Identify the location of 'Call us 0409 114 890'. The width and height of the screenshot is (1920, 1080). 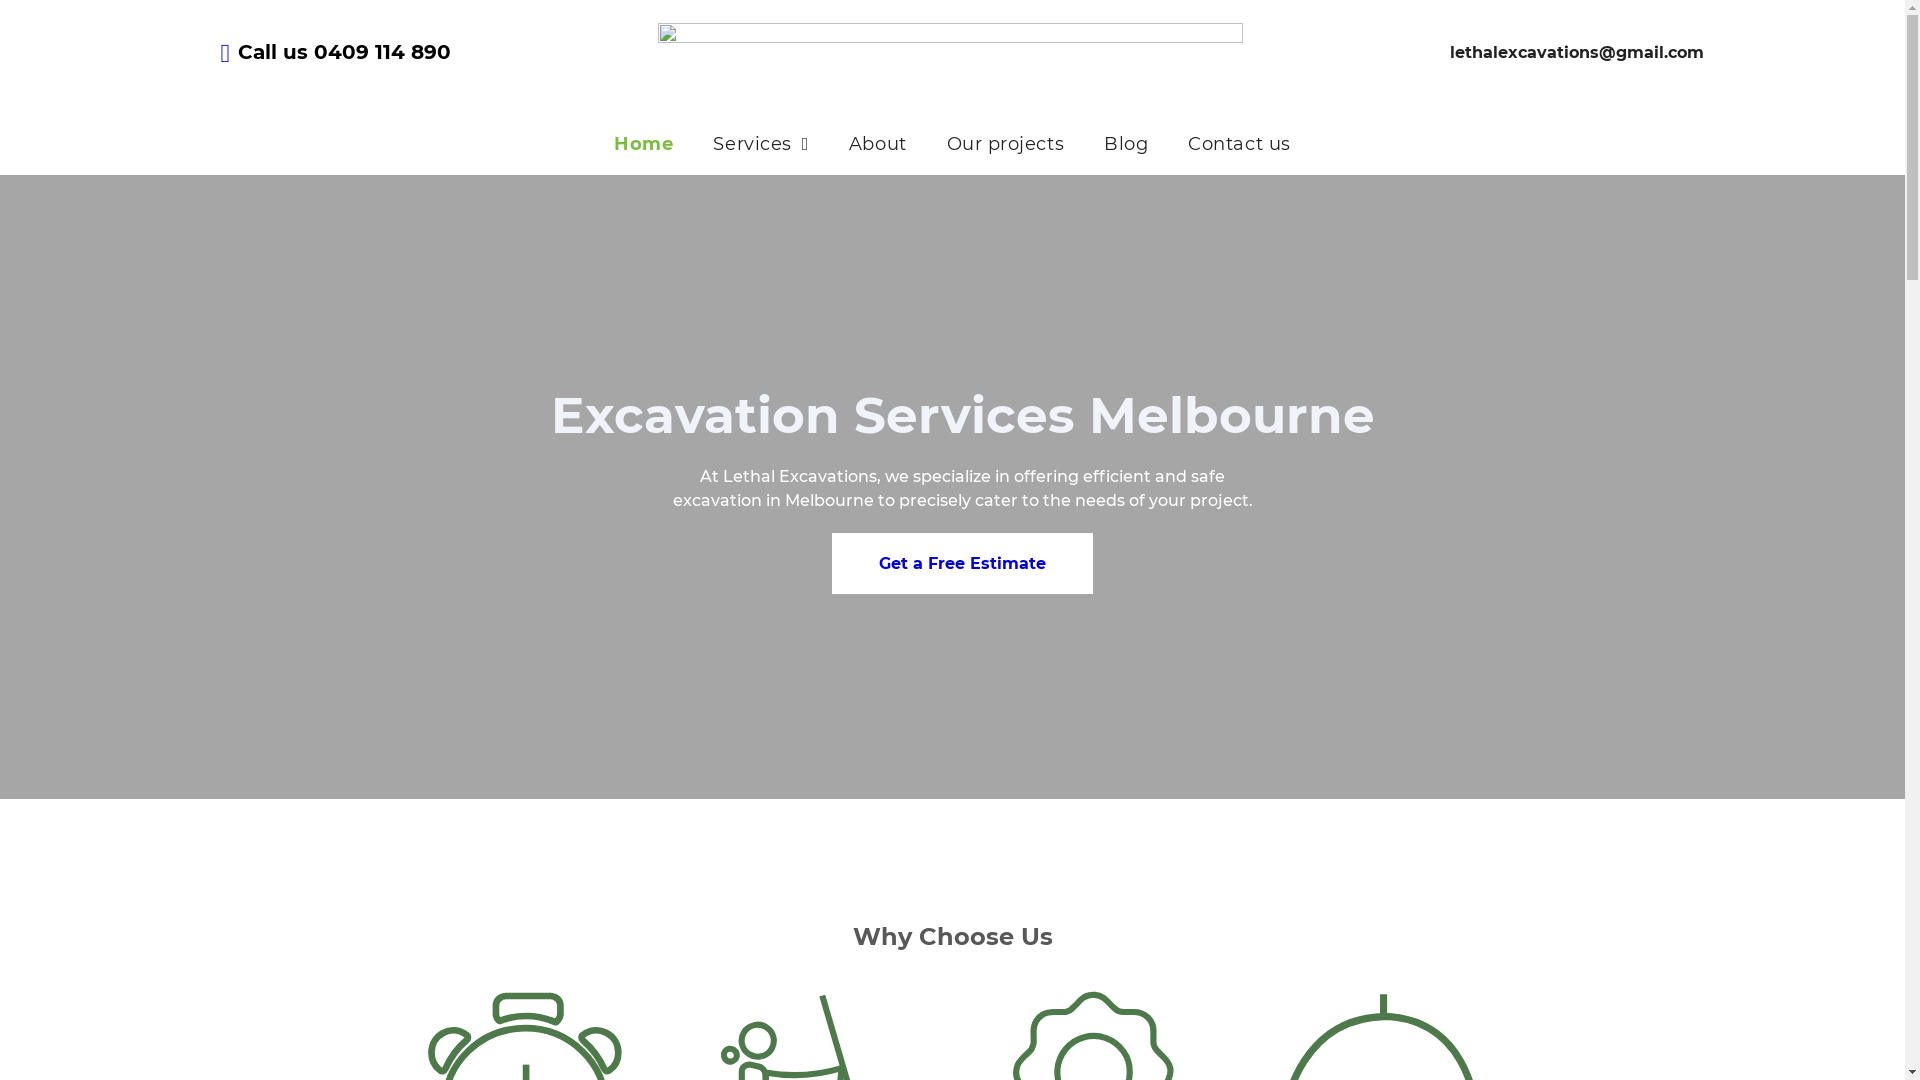
(344, 50).